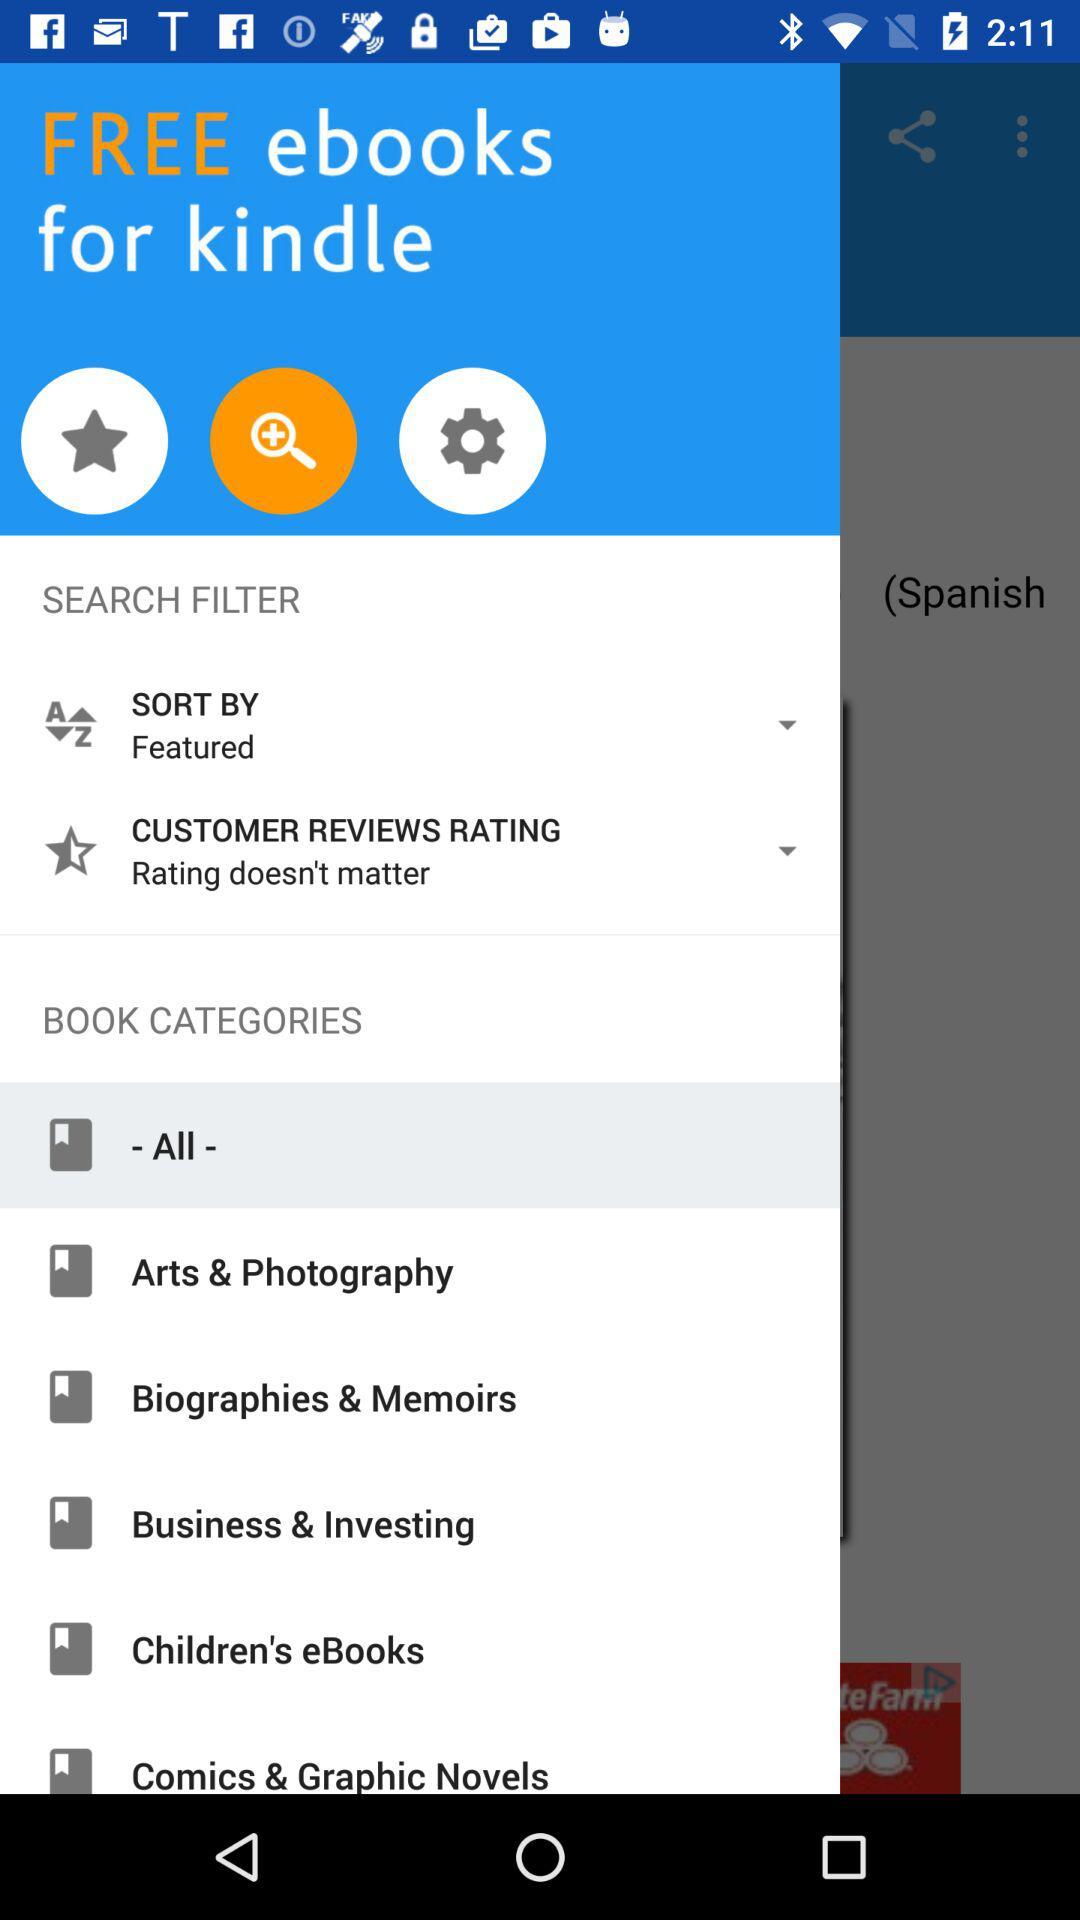 The image size is (1080, 1920). I want to click on zoom in, so click(283, 440).